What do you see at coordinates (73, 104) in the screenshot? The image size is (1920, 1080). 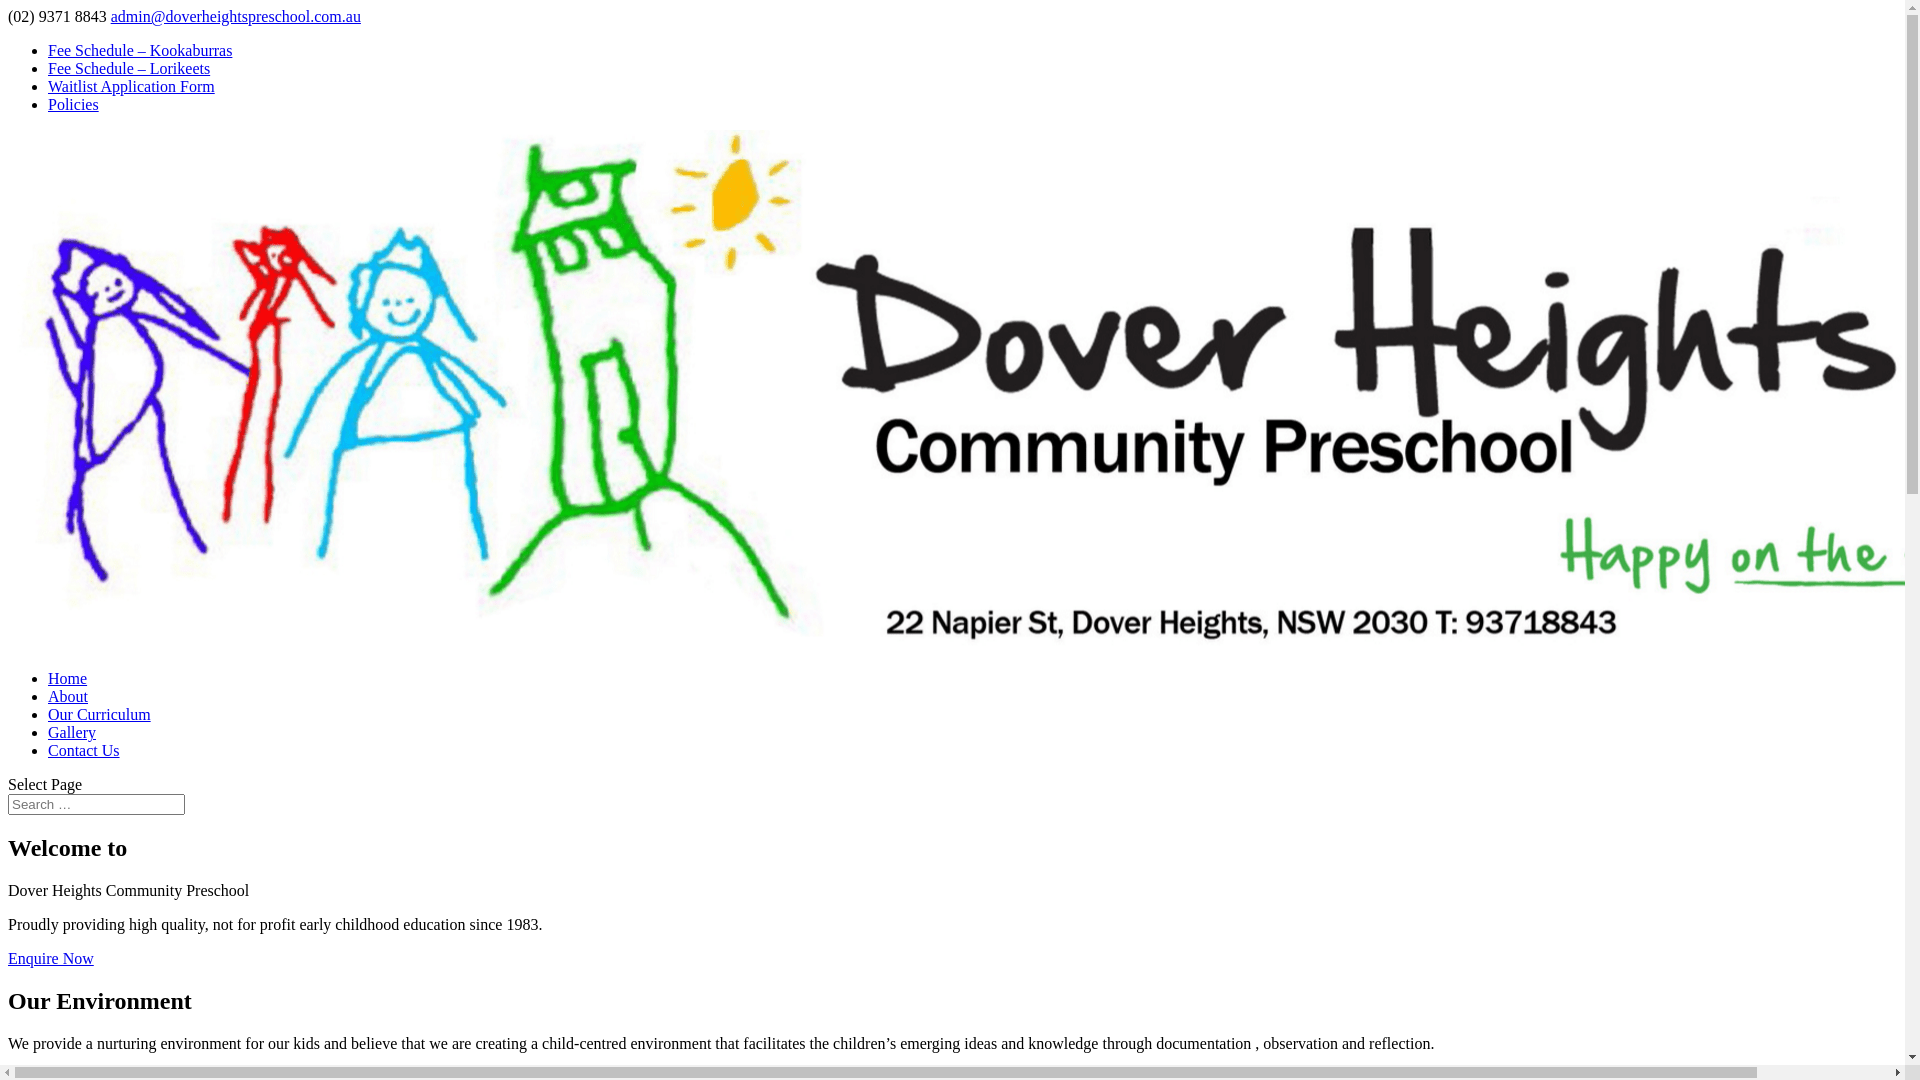 I see `'Policies'` at bounding box center [73, 104].